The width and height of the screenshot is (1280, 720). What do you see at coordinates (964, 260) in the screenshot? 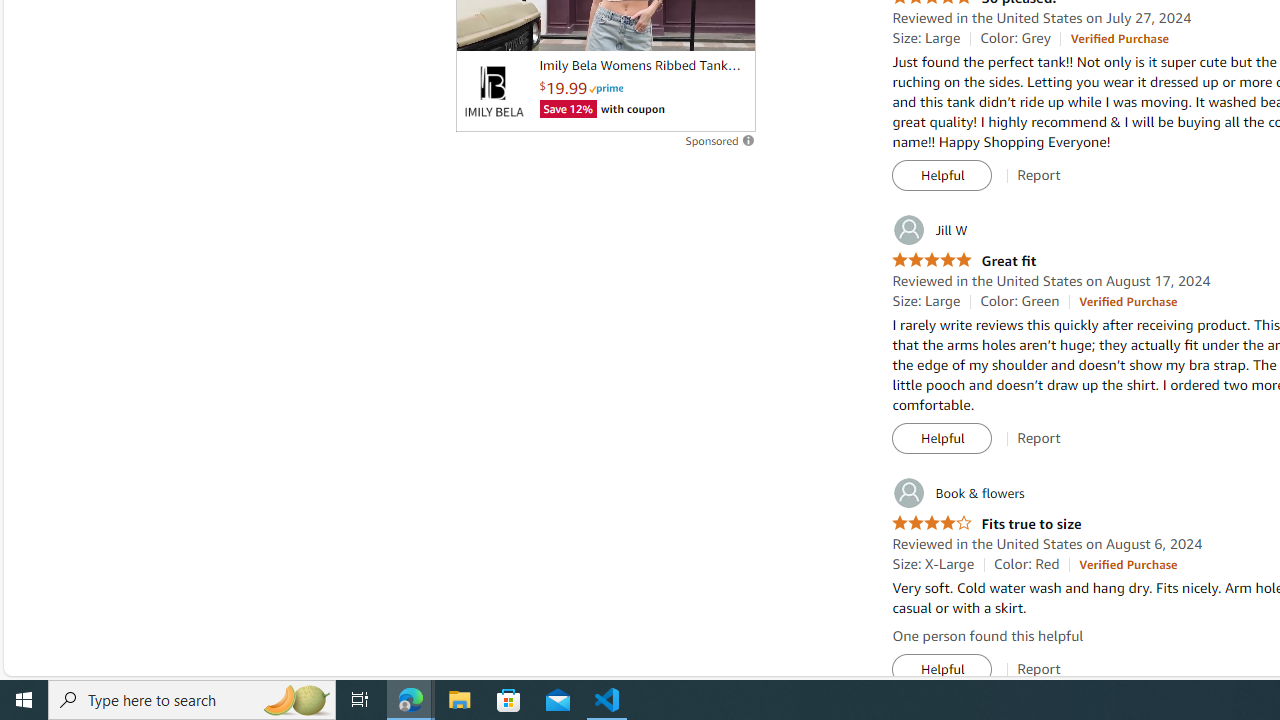
I see `'5.0 out of 5 stars Great fit'` at bounding box center [964, 260].